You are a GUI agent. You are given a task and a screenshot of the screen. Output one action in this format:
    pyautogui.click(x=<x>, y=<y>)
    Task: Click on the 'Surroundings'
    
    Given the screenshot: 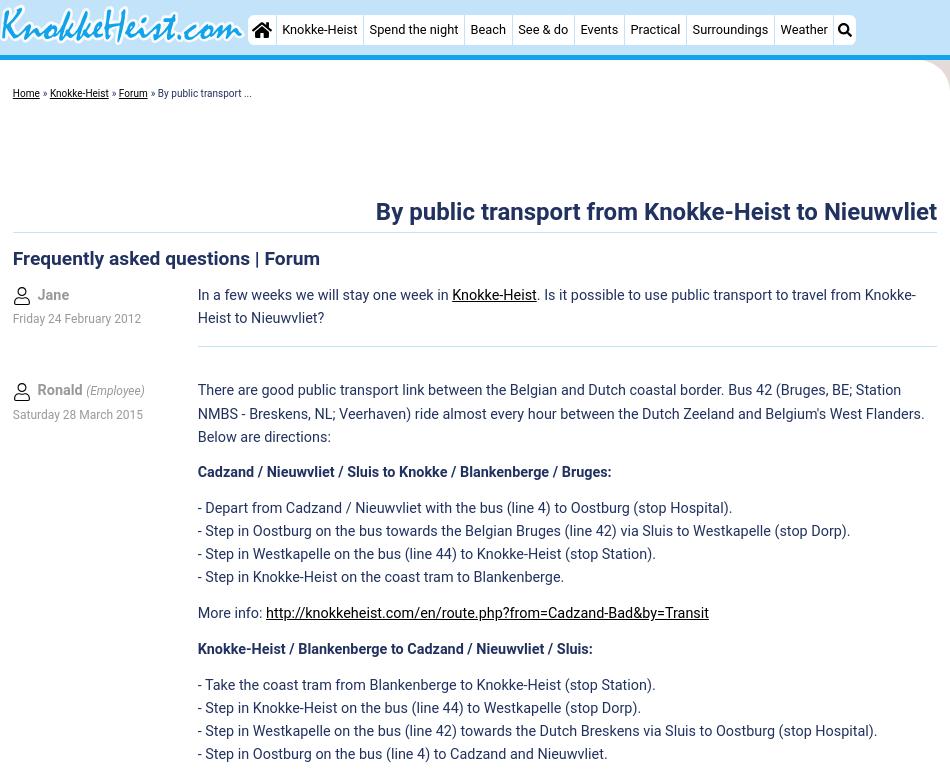 What is the action you would take?
    pyautogui.click(x=728, y=28)
    